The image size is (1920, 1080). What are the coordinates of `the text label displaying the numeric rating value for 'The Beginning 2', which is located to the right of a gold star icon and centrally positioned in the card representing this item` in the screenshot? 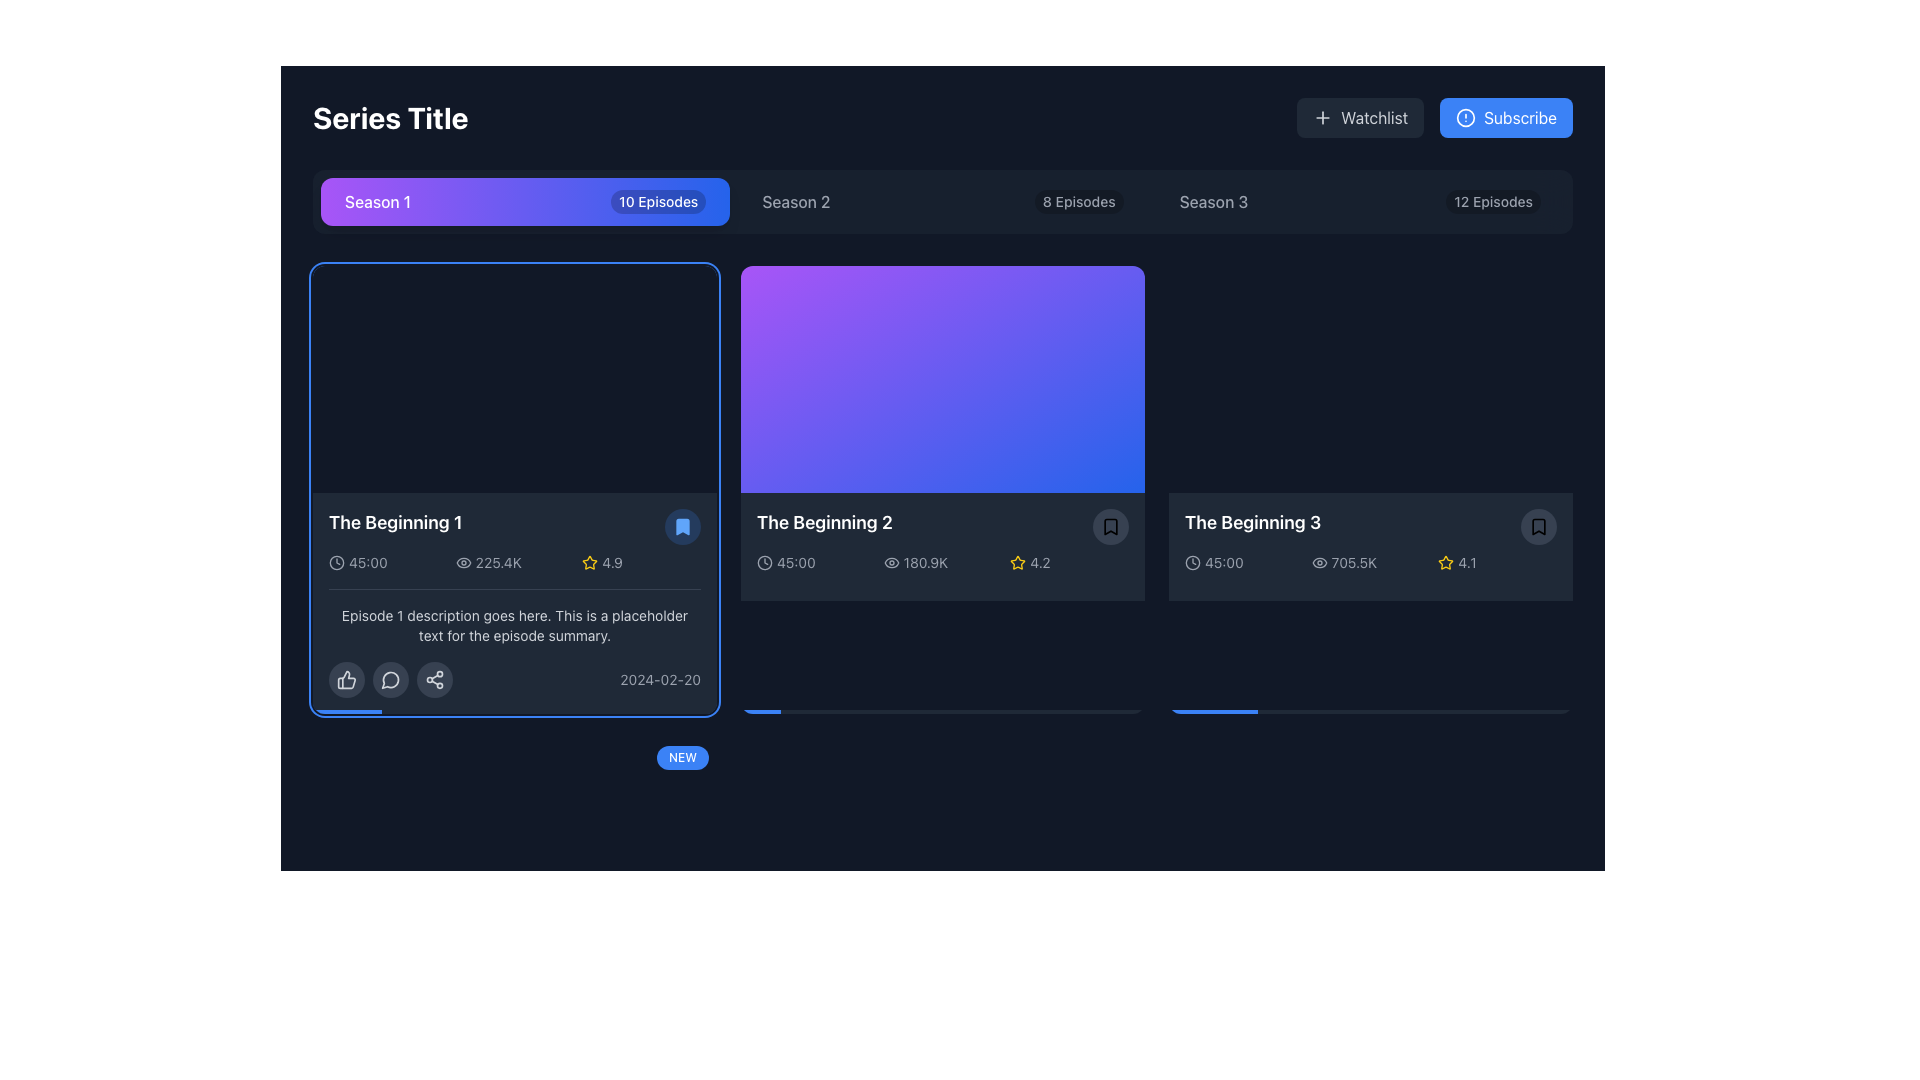 It's located at (1040, 563).